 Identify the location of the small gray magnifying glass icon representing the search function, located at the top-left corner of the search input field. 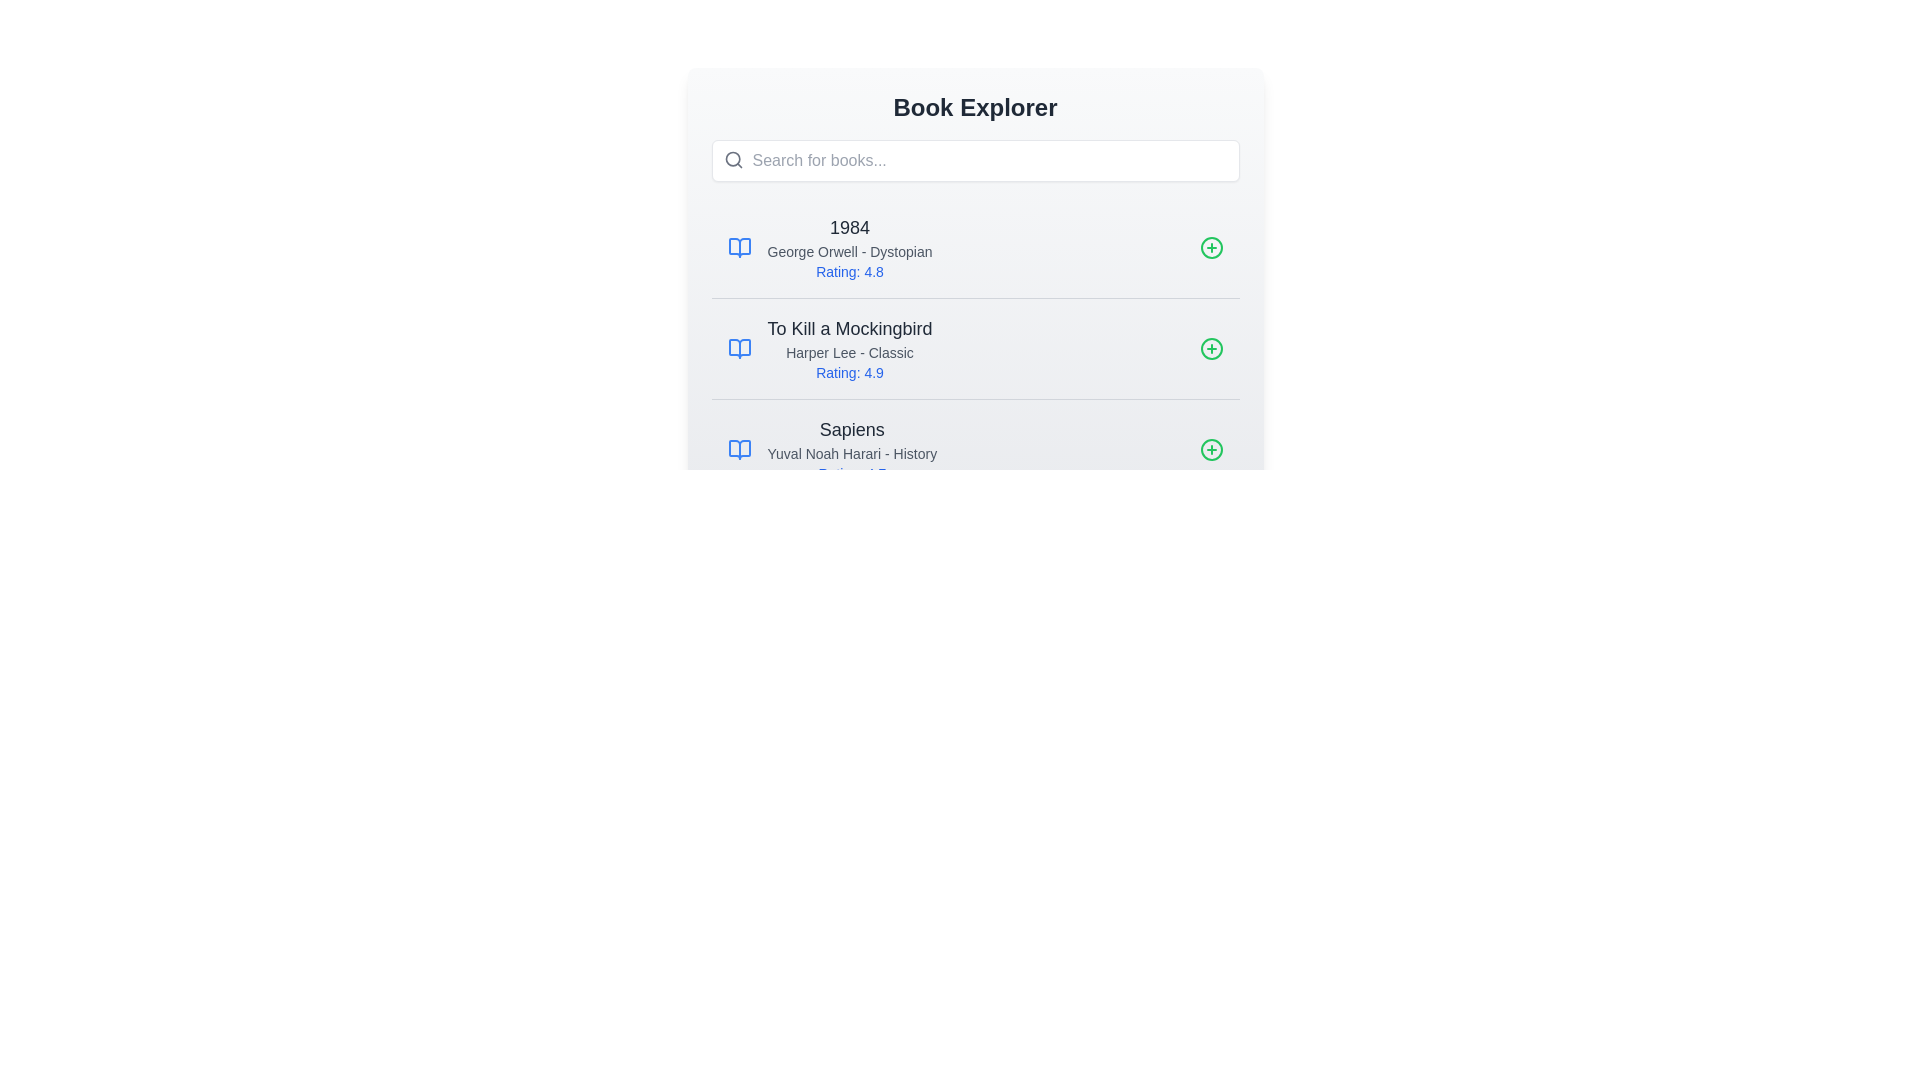
(732, 158).